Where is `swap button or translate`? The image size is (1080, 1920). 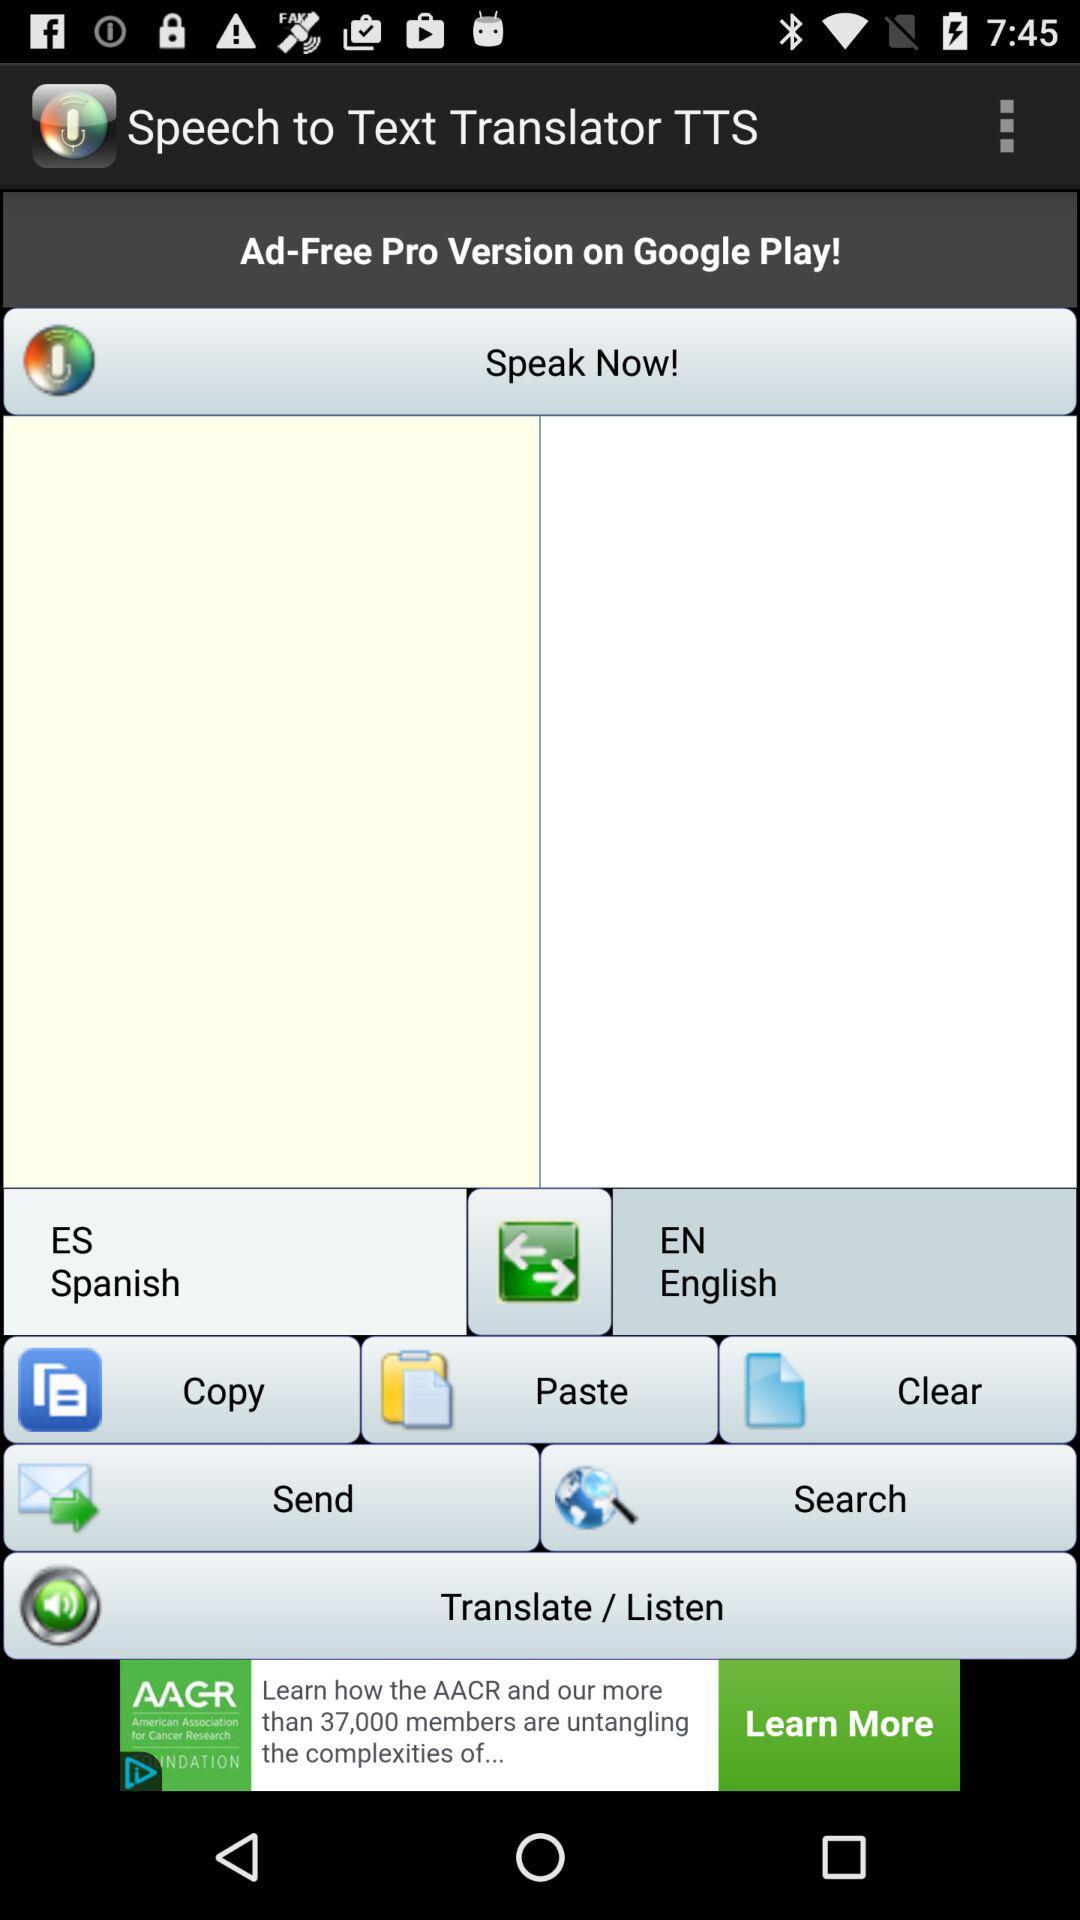
swap button or translate is located at coordinates (538, 1260).